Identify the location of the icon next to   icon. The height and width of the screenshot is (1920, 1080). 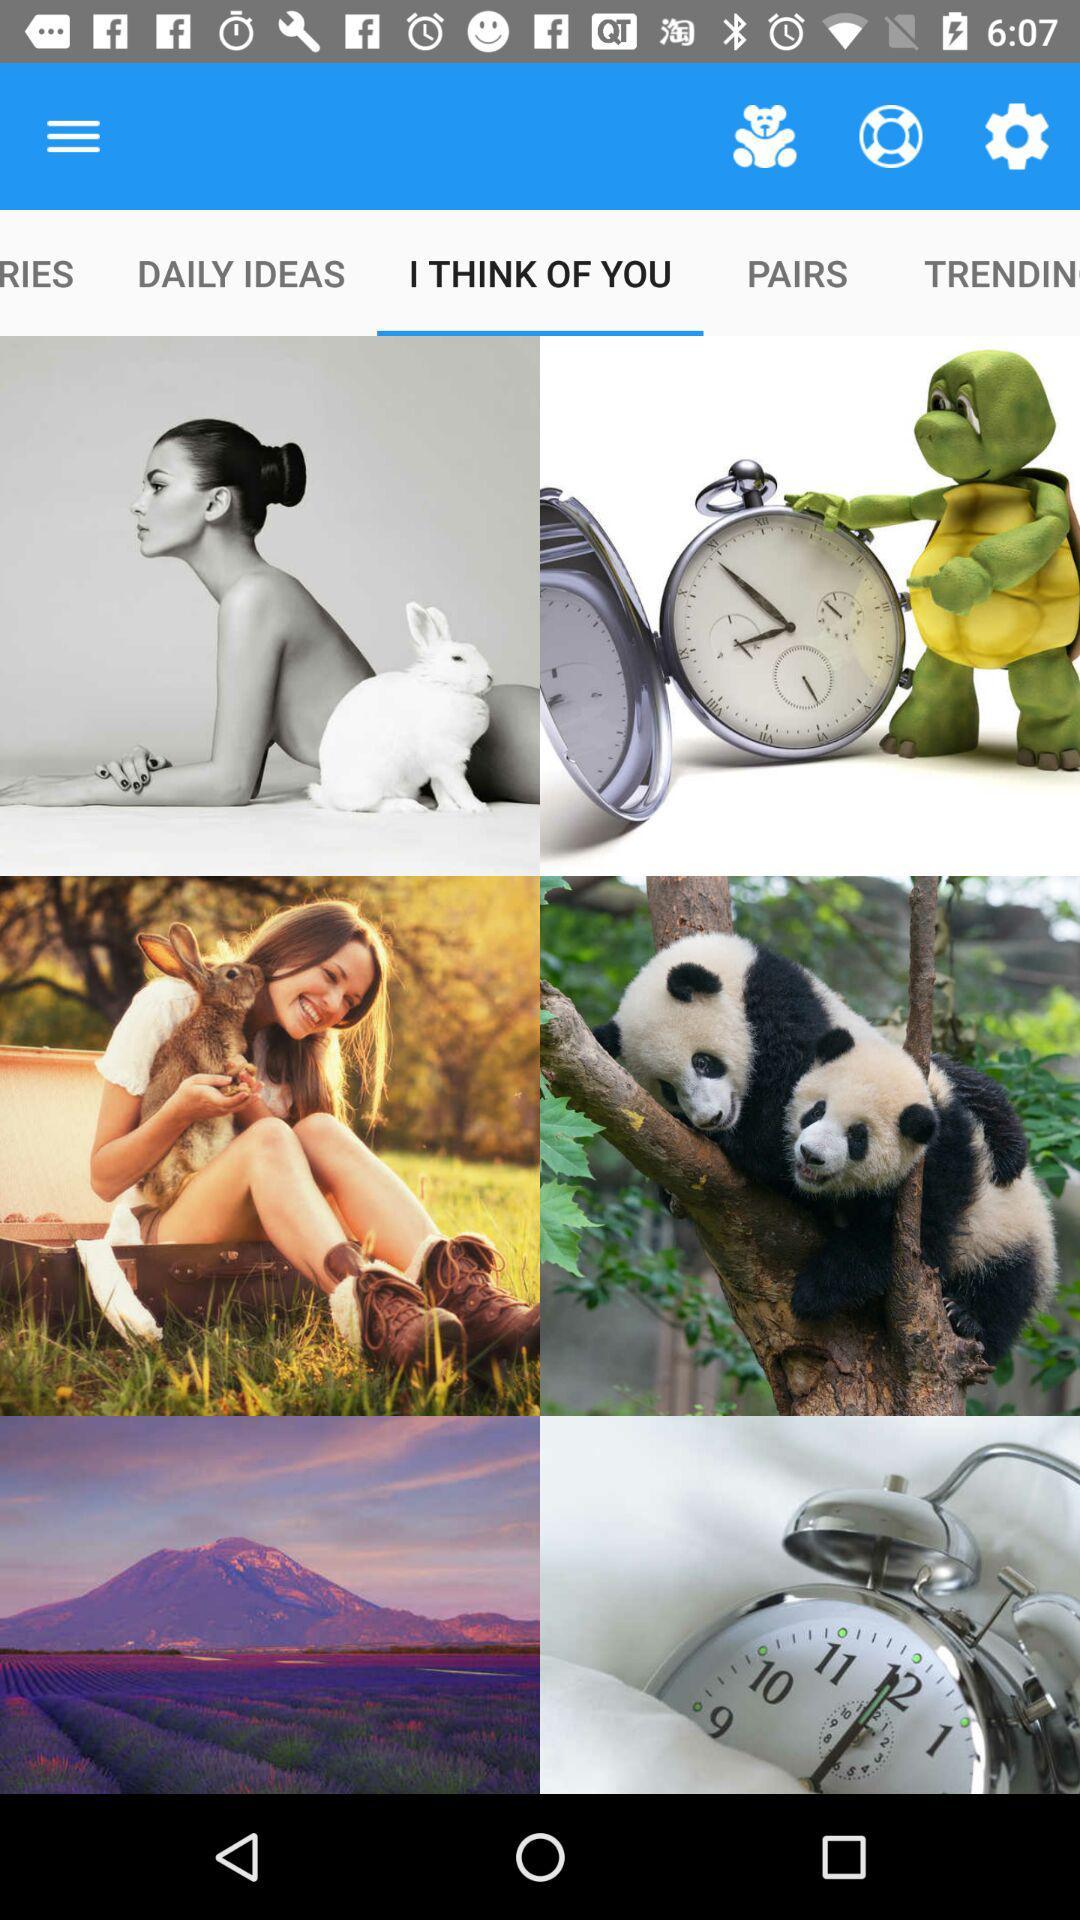
(72, 135).